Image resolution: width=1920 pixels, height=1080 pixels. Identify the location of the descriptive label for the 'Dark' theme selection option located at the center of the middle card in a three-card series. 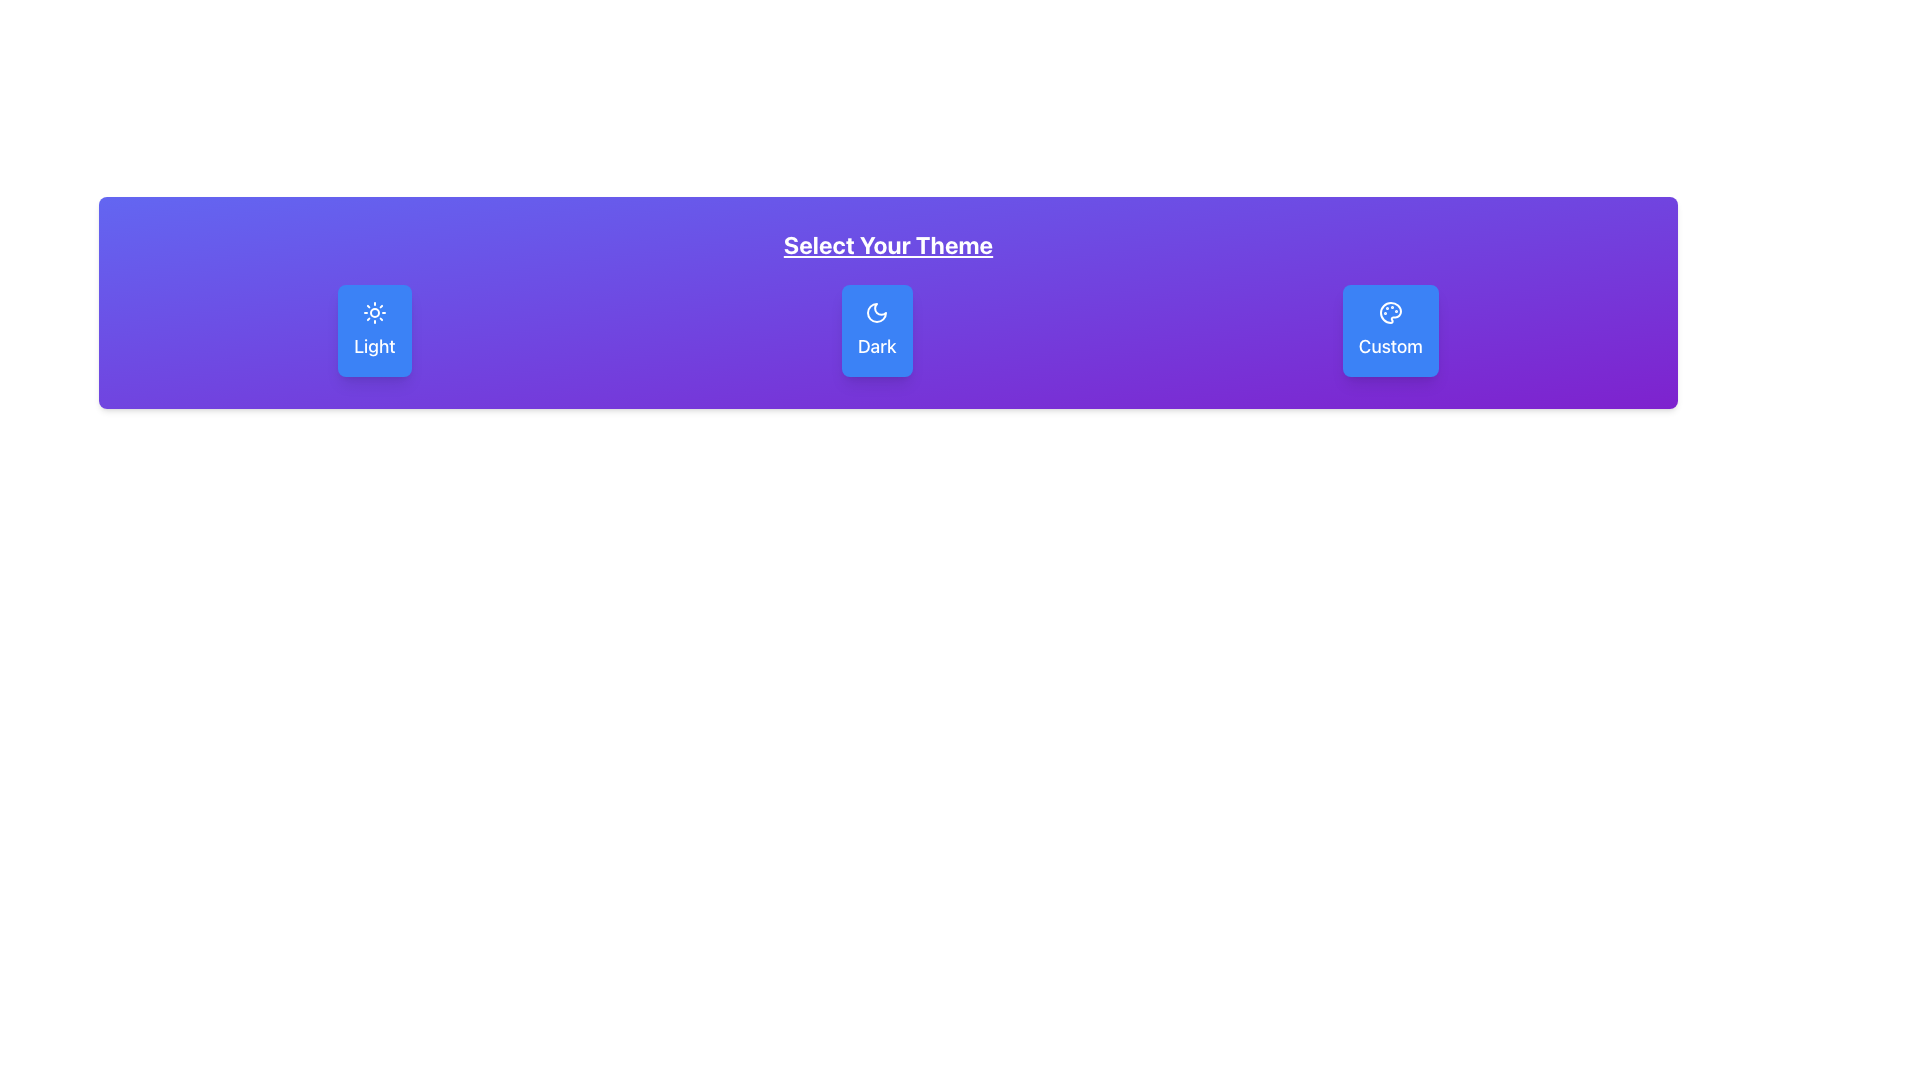
(877, 346).